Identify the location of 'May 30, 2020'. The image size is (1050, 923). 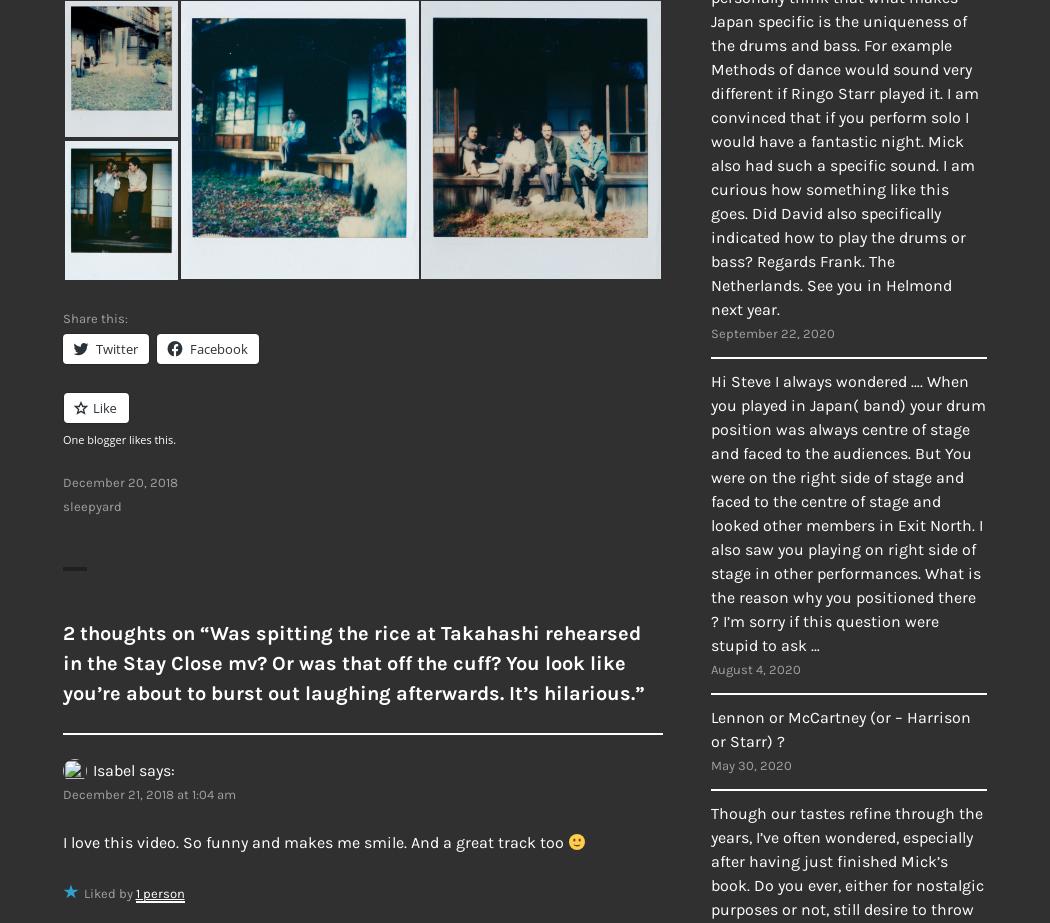
(751, 764).